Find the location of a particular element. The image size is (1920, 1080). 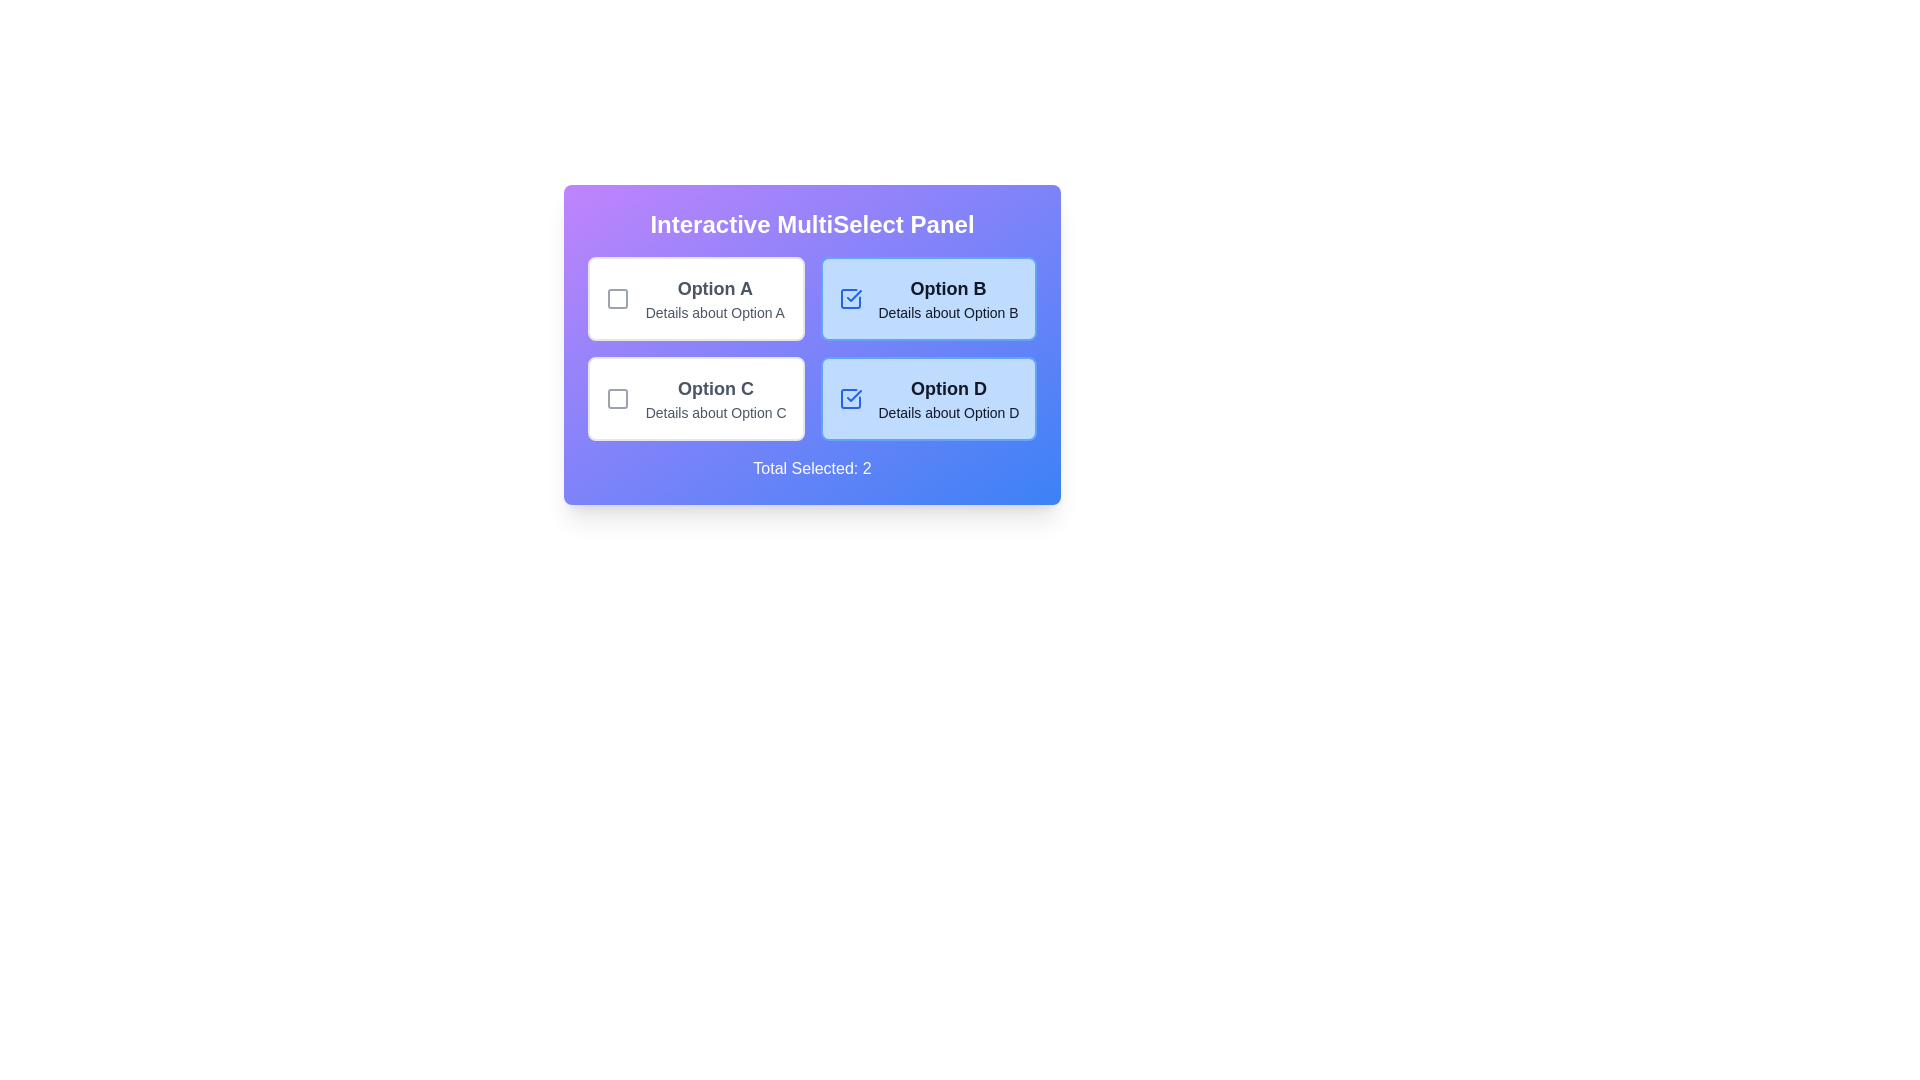

the option Option A to read its details is located at coordinates (696, 299).